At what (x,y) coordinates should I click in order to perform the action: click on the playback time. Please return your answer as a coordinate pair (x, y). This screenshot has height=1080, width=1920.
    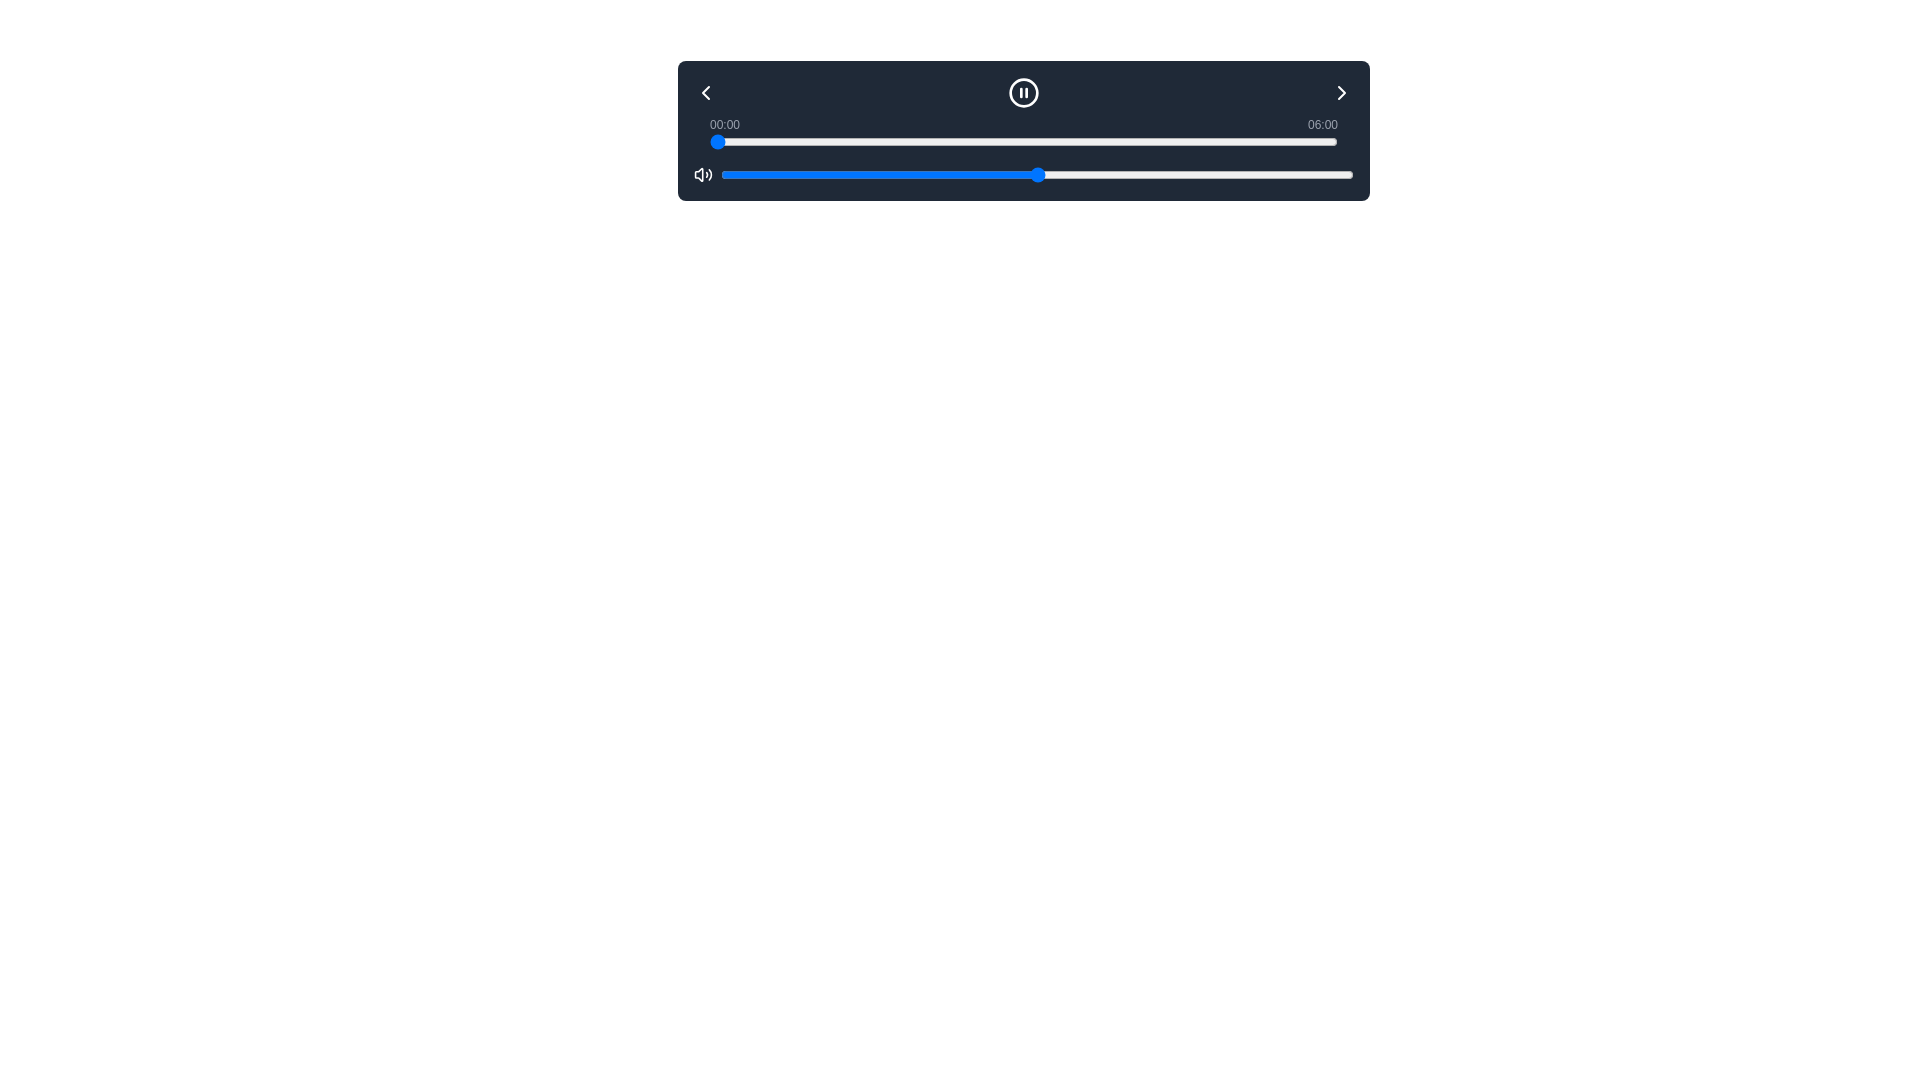
    Looking at the image, I should click on (925, 141).